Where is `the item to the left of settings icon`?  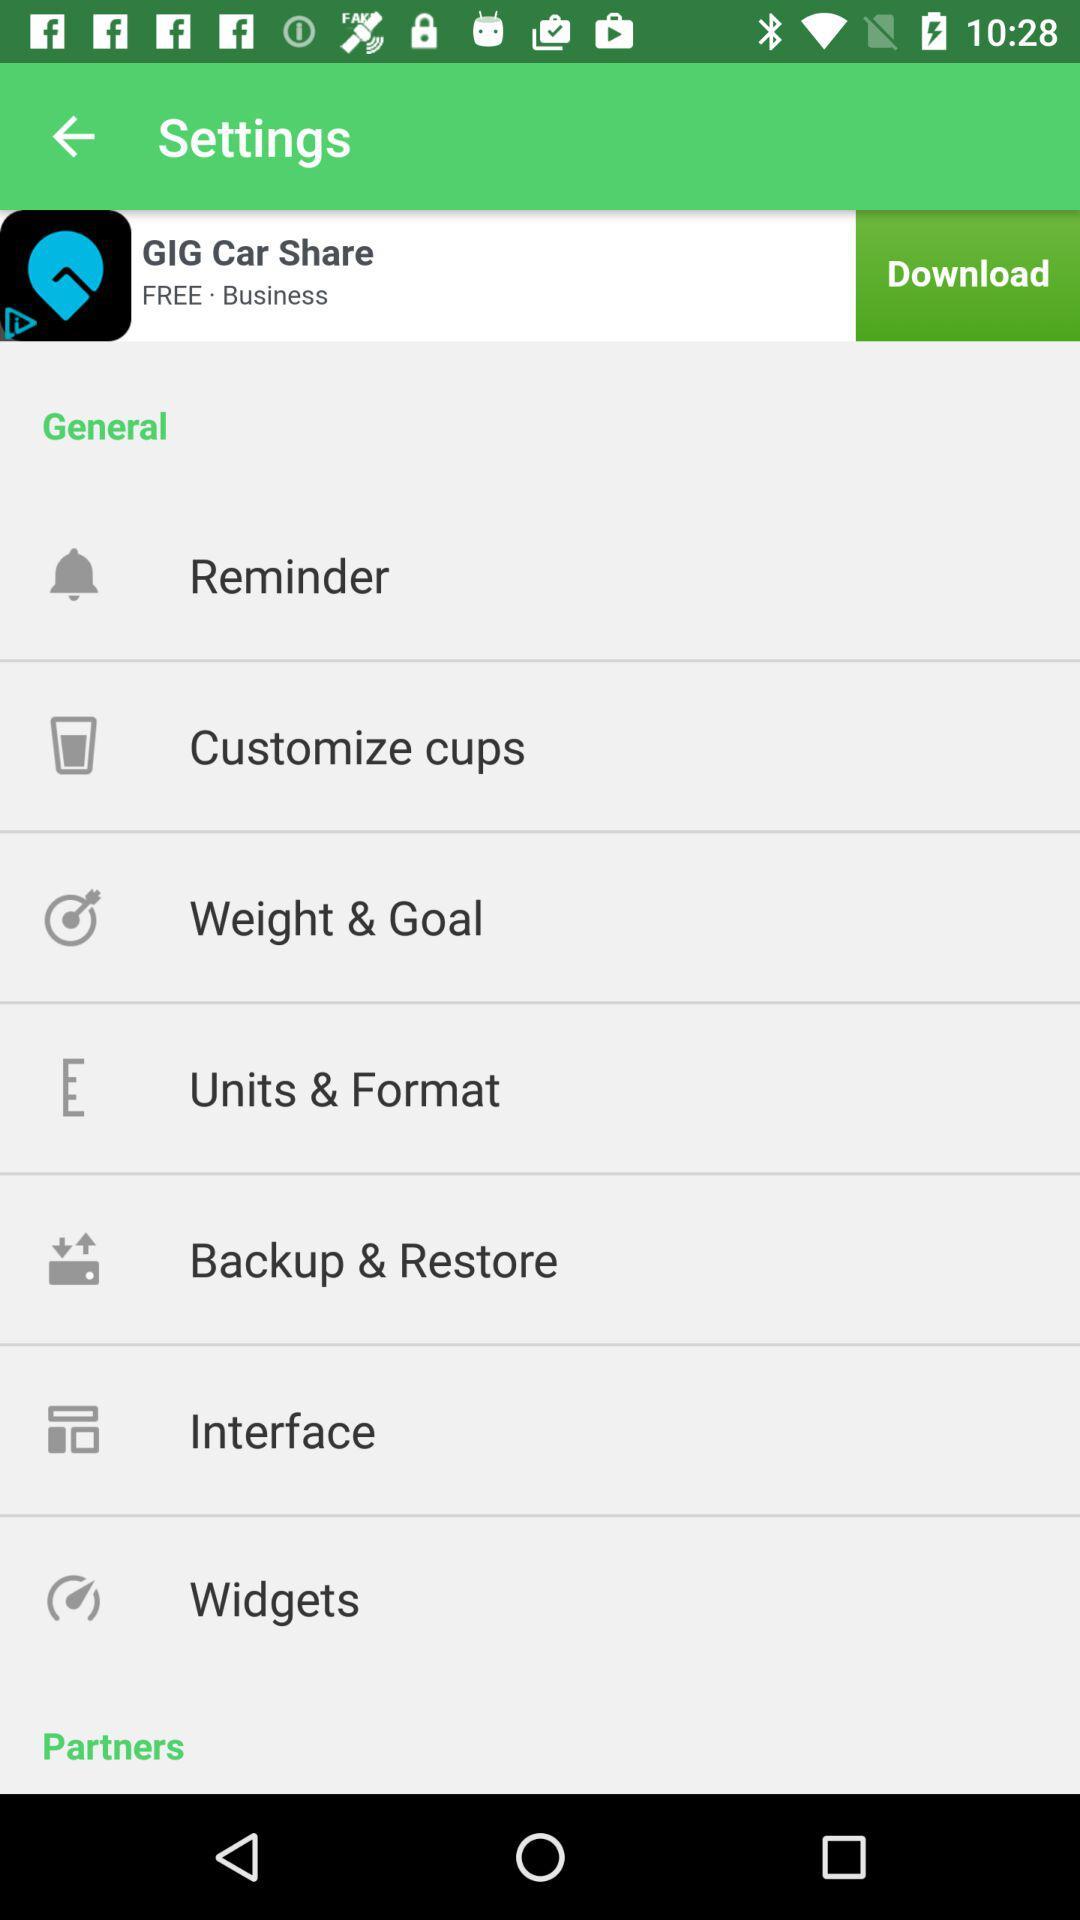 the item to the left of settings icon is located at coordinates (72, 135).